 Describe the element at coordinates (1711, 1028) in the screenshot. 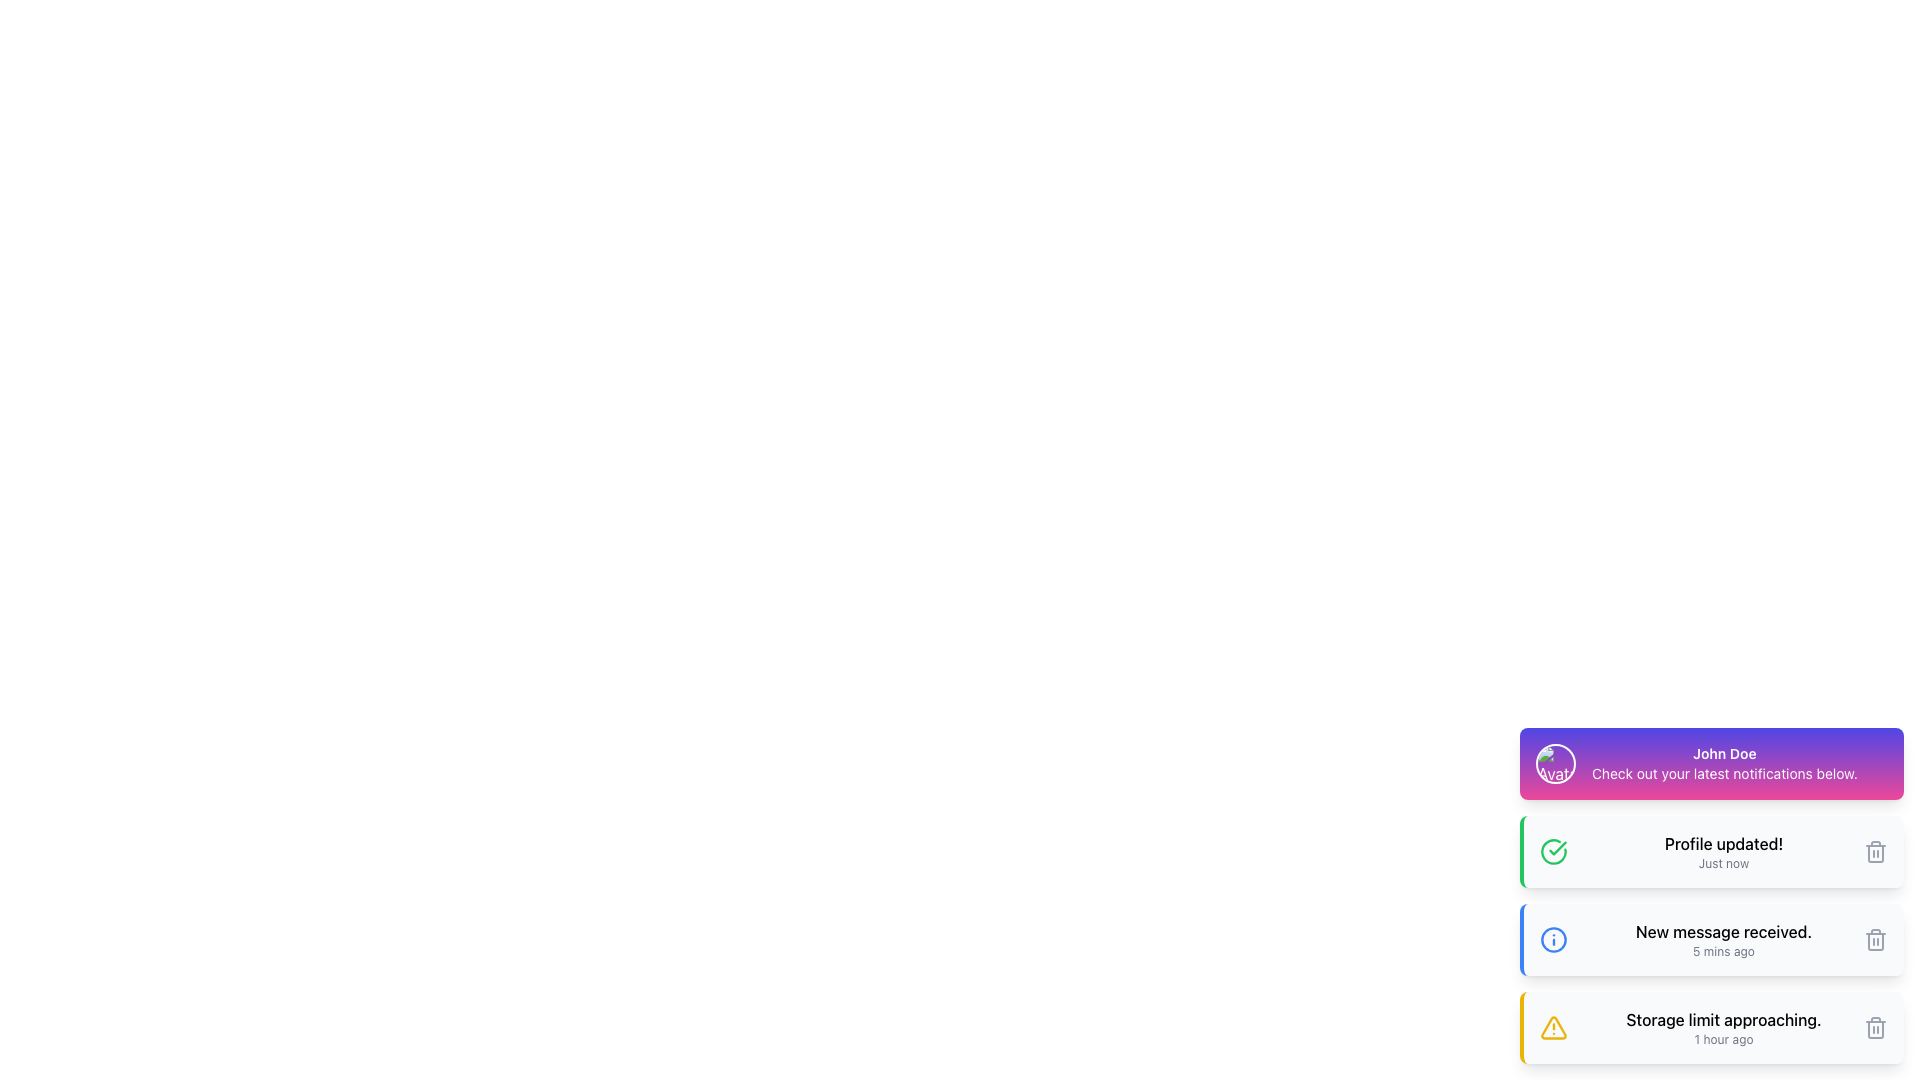

I see `the third notification card that informs the user about the approaching storage limit, located at the bottom-right corner of the interface` at that location.